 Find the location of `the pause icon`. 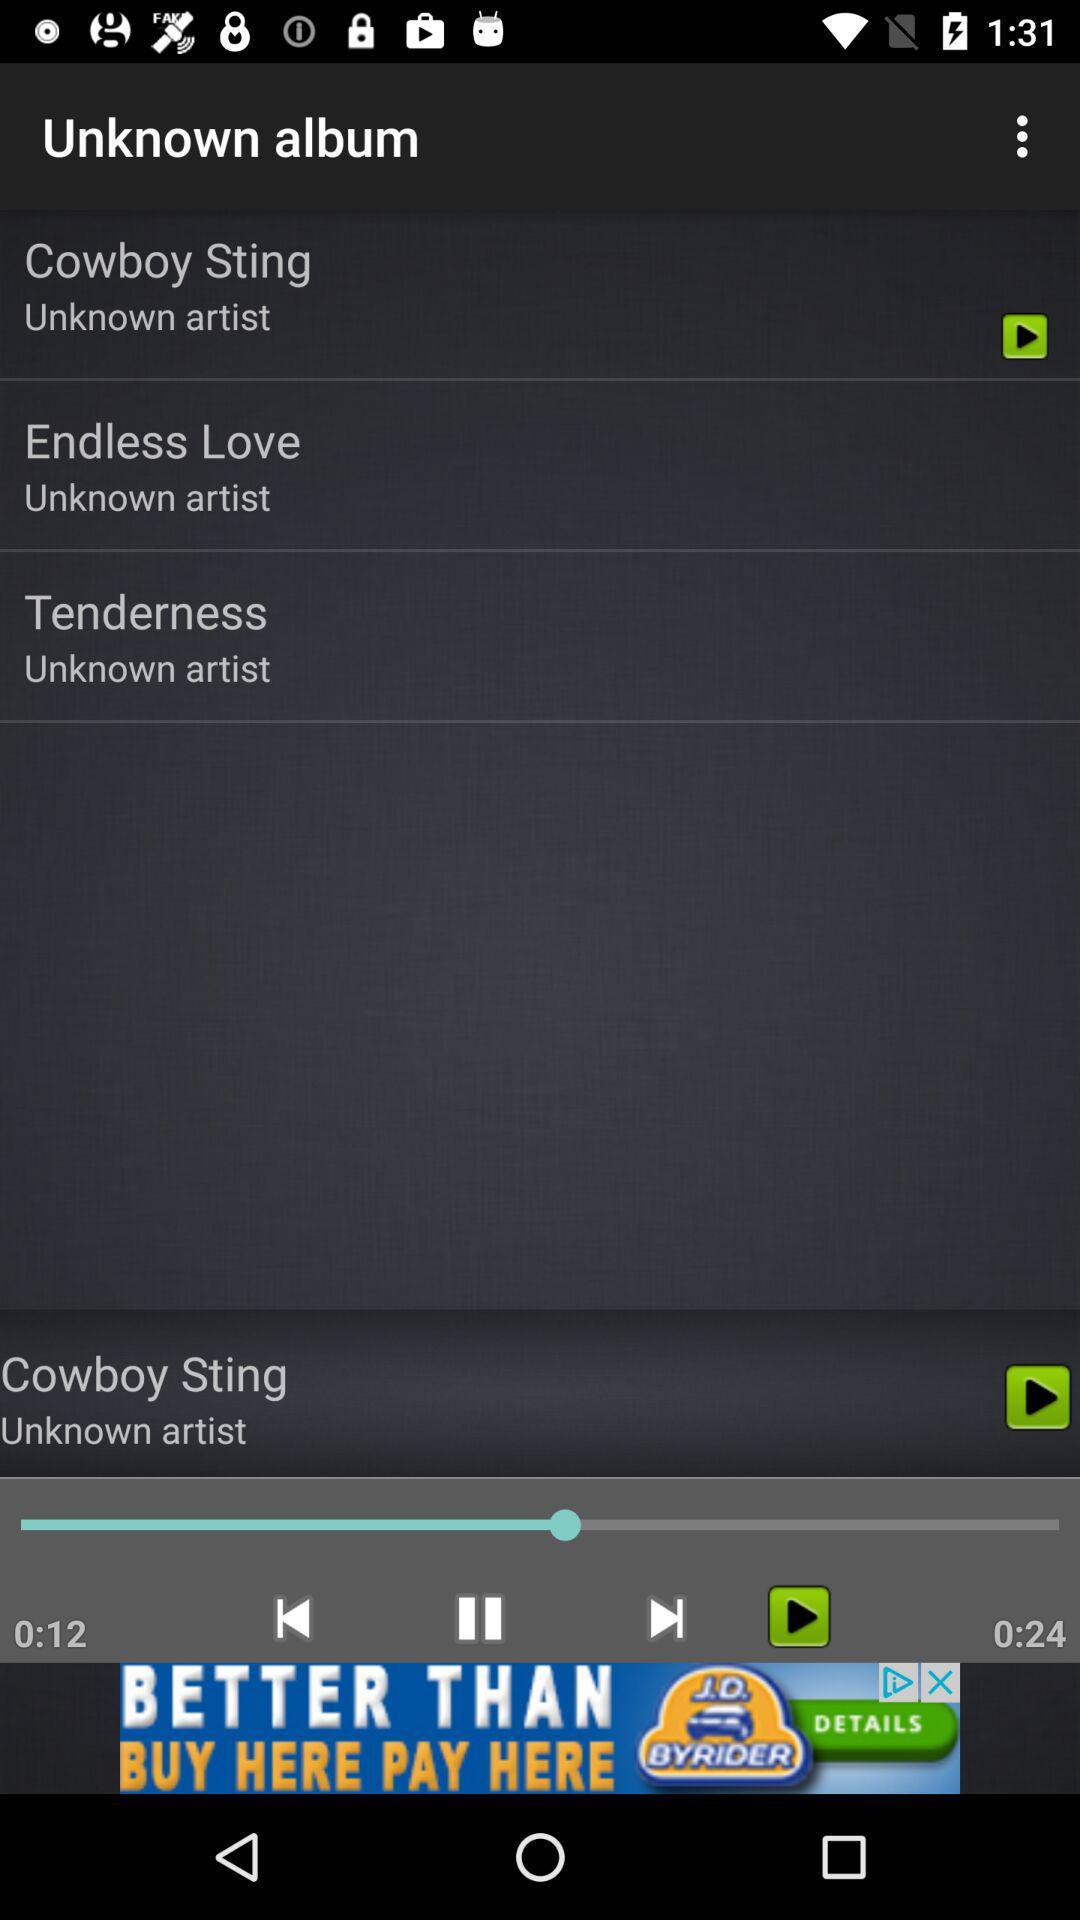

the pause icon is located at coordinates (479, 1618).